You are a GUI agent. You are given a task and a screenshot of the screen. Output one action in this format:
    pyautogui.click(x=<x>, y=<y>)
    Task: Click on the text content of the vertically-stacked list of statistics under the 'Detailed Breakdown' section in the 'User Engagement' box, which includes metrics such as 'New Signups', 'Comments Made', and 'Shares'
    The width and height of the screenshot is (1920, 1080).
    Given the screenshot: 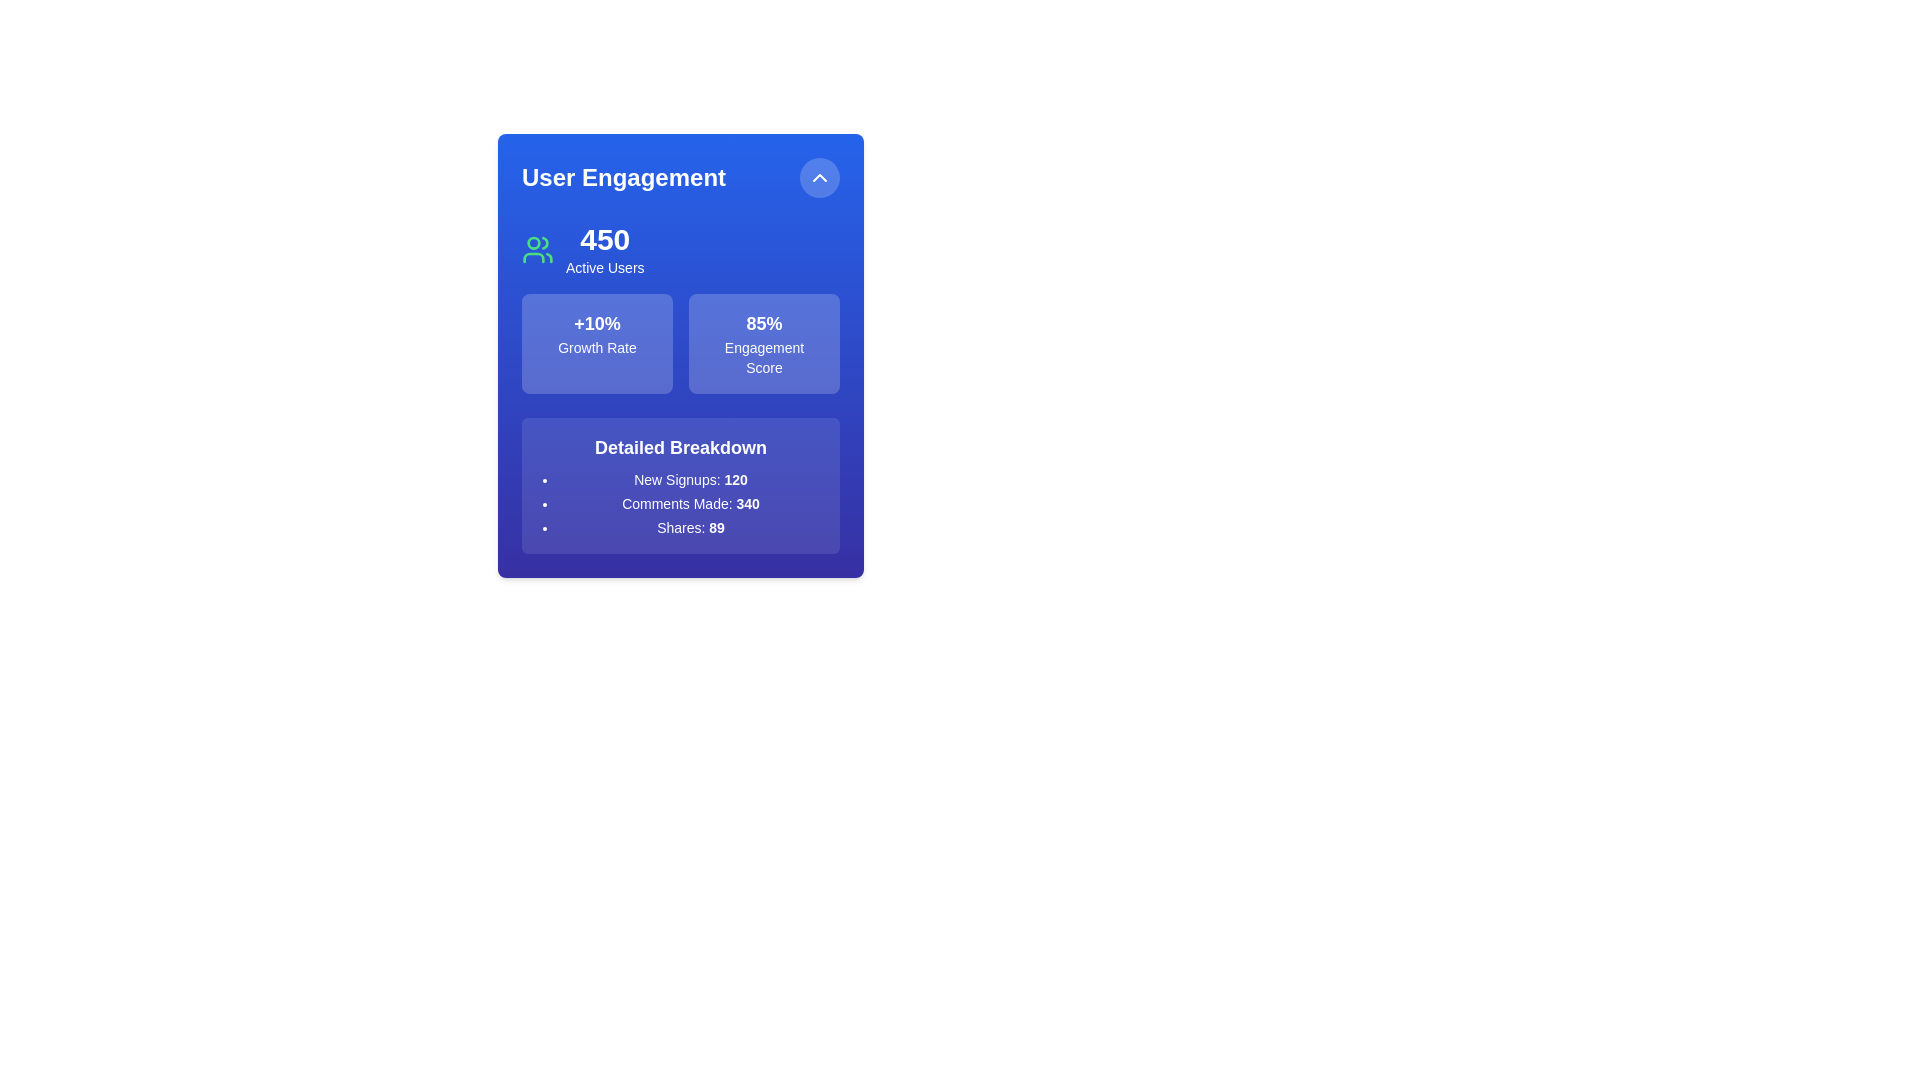 What is the action you would take?
    pyautogui.click(x=691, y=503)
    